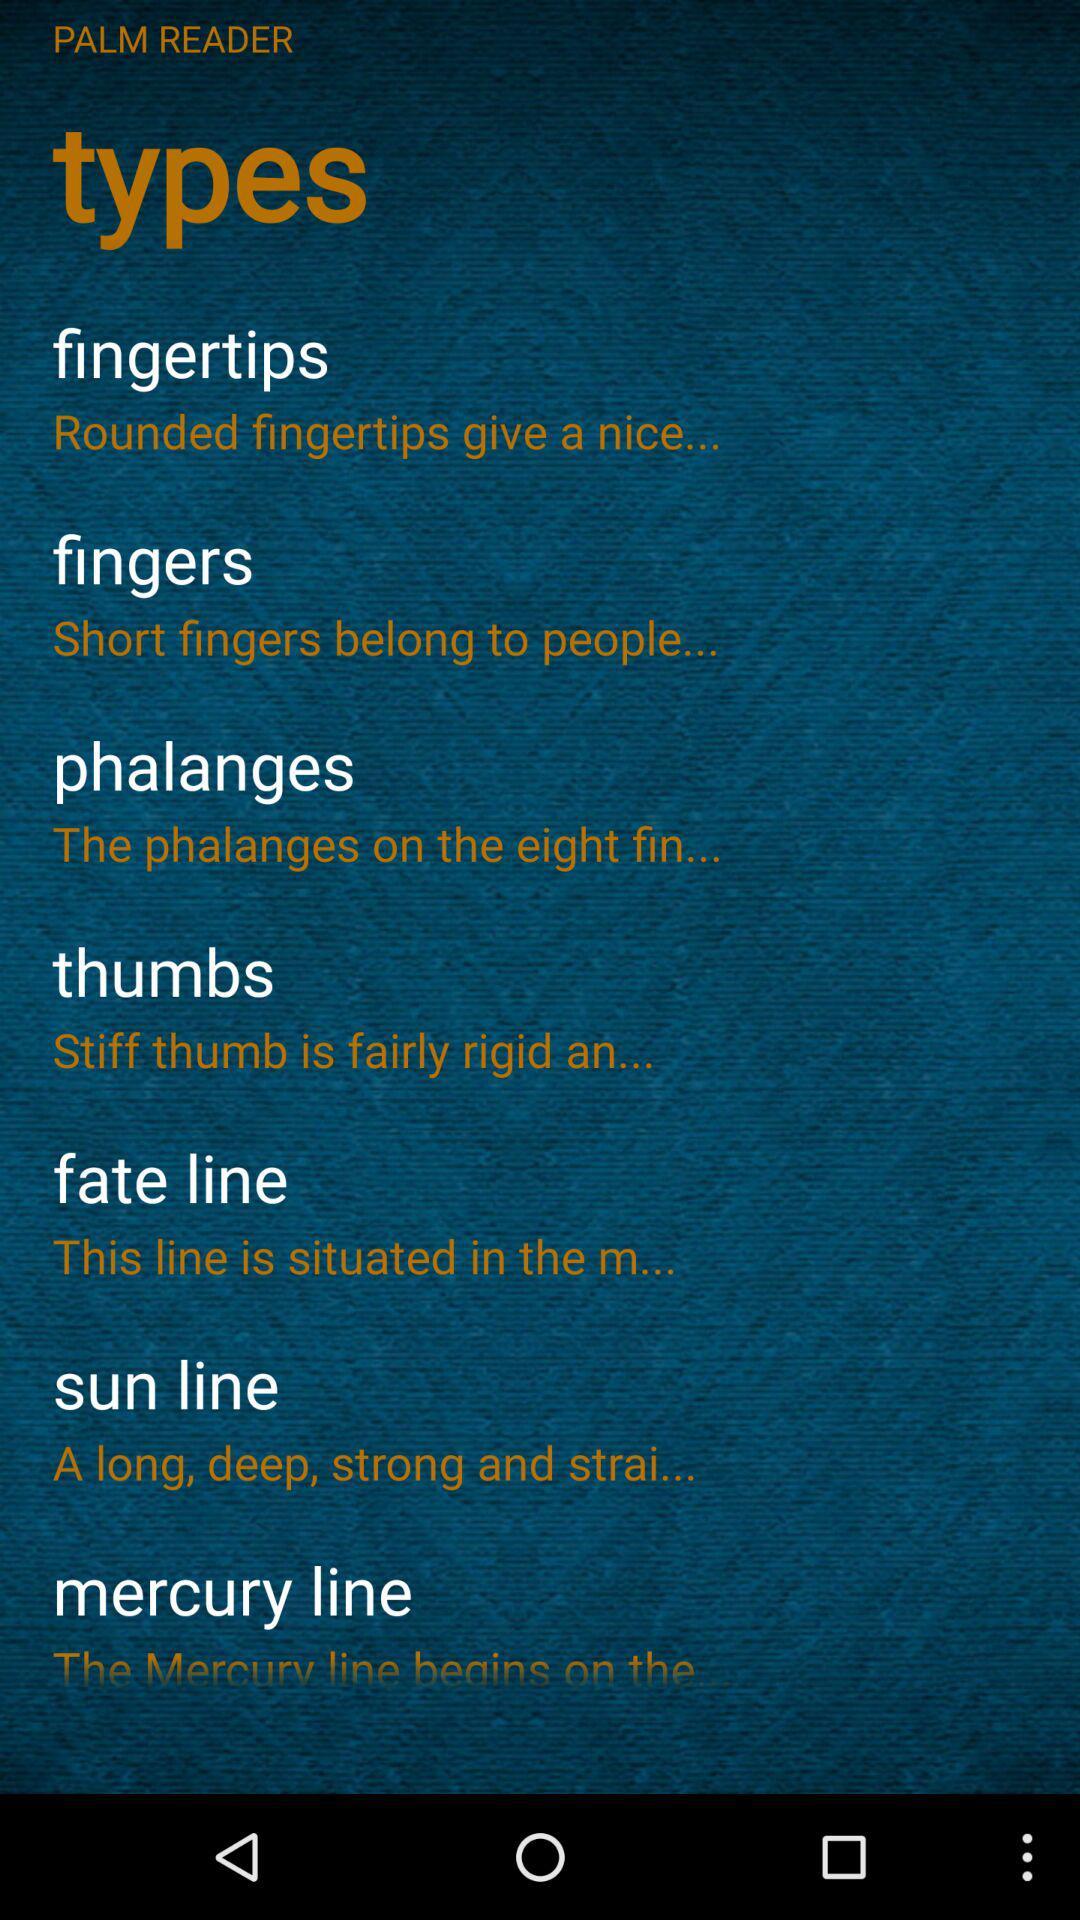  Describe the element at coordinates (540, 1462) in the screenshot. I see `the icon below the sun line item` at that location.